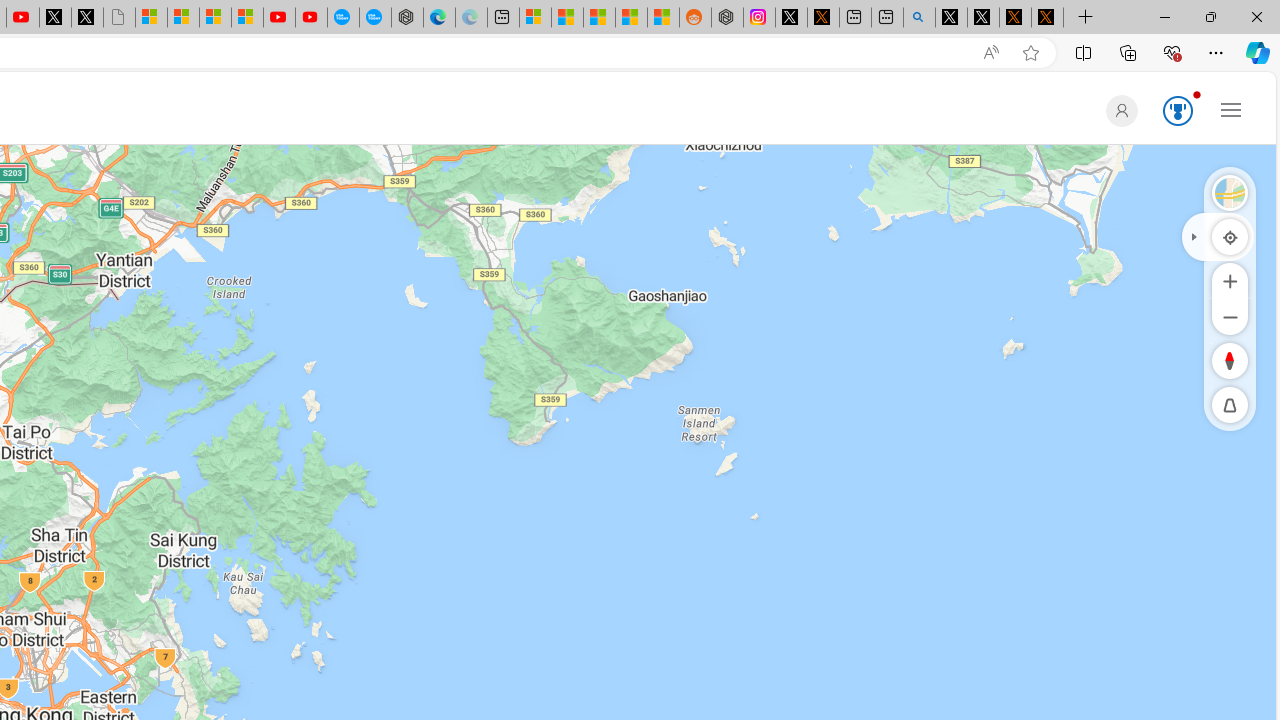  I want to click on 'Settings and quick links', so click(1230, 109).